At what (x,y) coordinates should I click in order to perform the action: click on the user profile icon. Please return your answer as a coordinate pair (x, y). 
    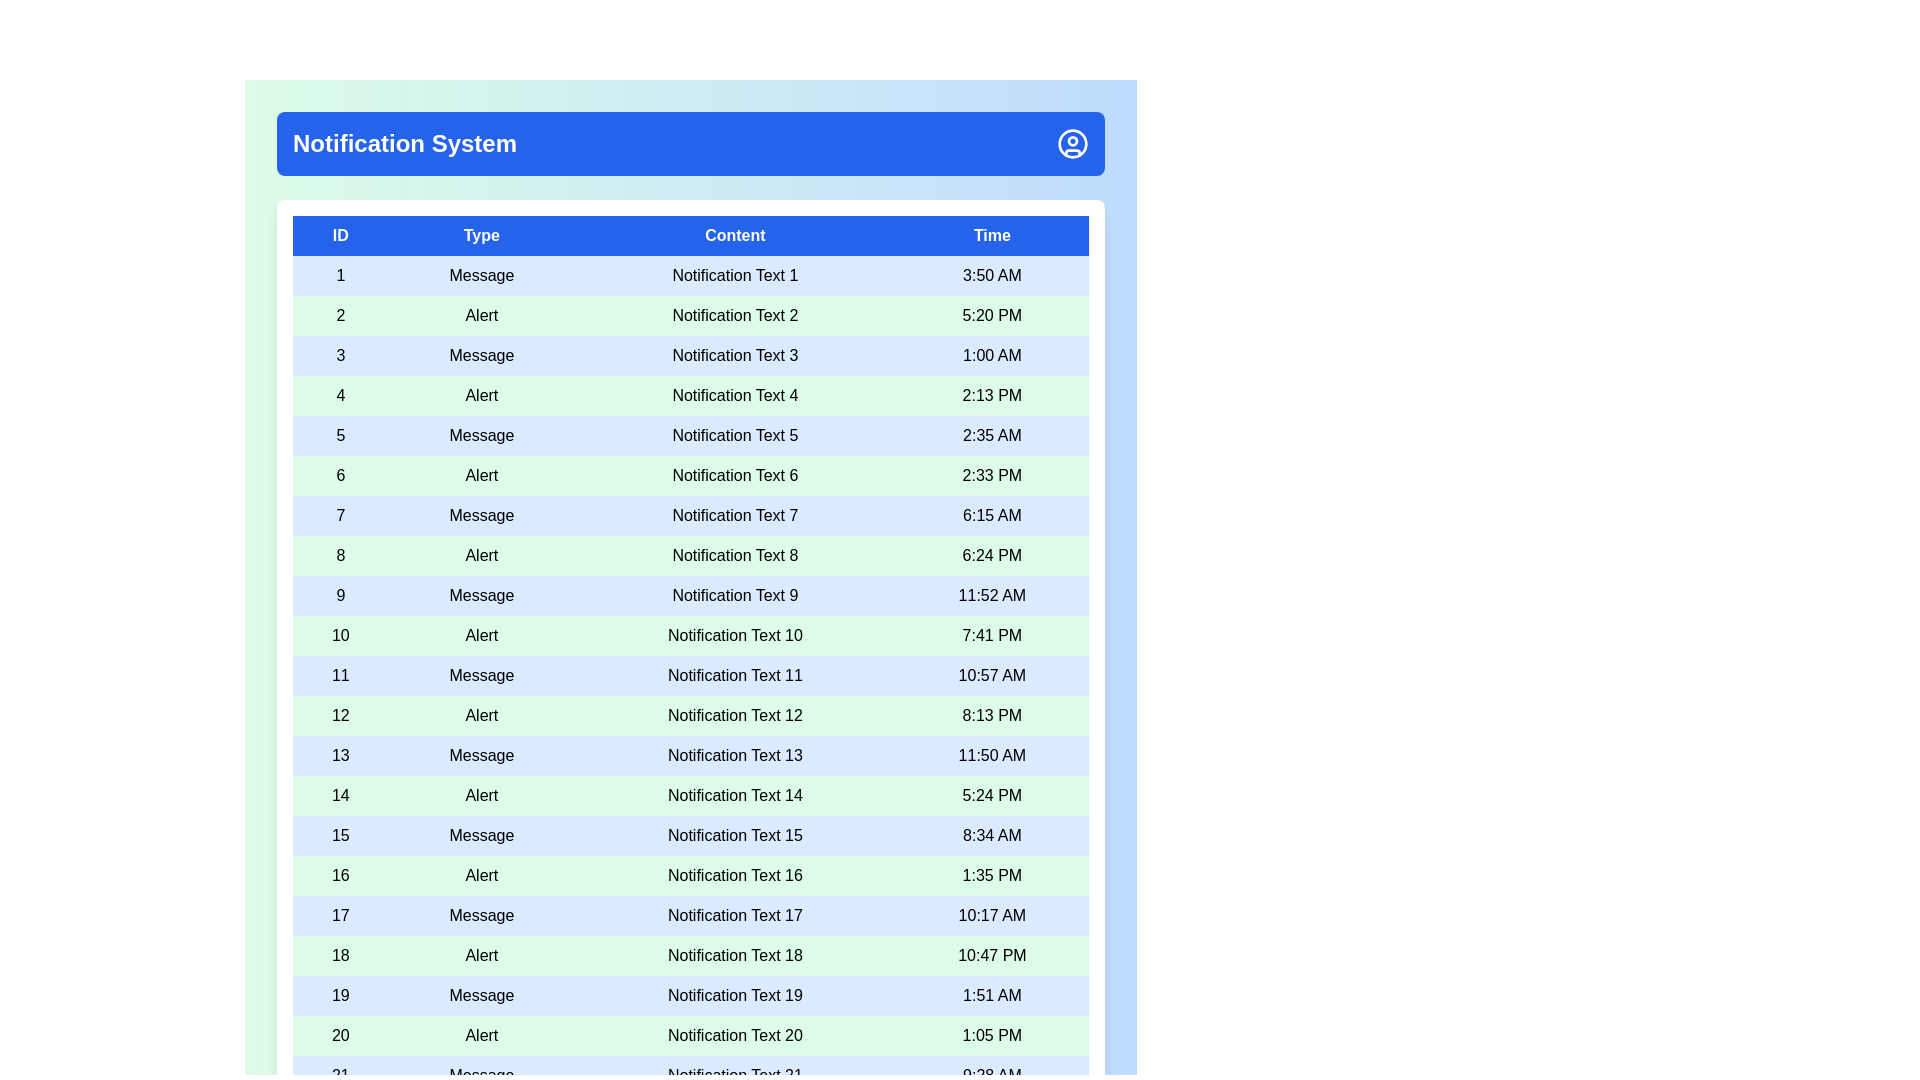
    Looking at the image, I should click on (1072, 142).